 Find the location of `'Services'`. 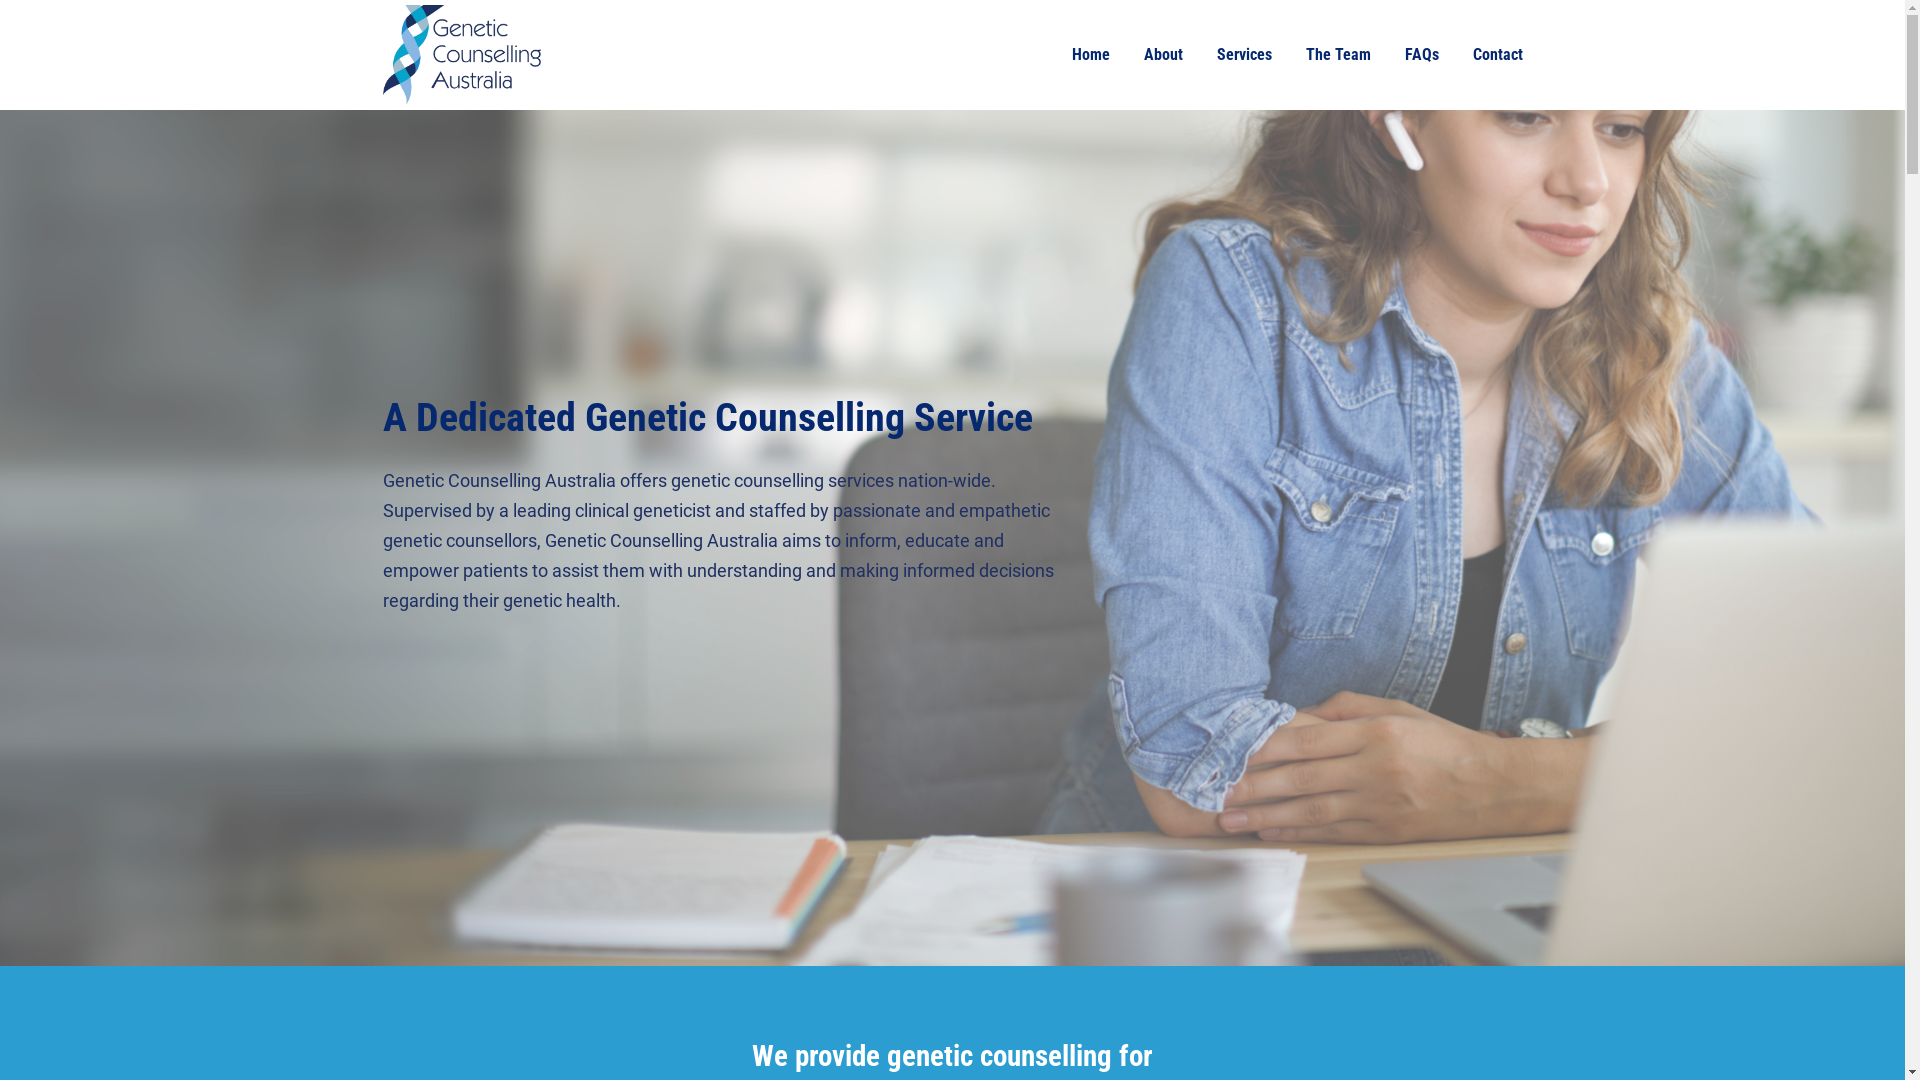

'Services' is located at coordinates (1214, 53).